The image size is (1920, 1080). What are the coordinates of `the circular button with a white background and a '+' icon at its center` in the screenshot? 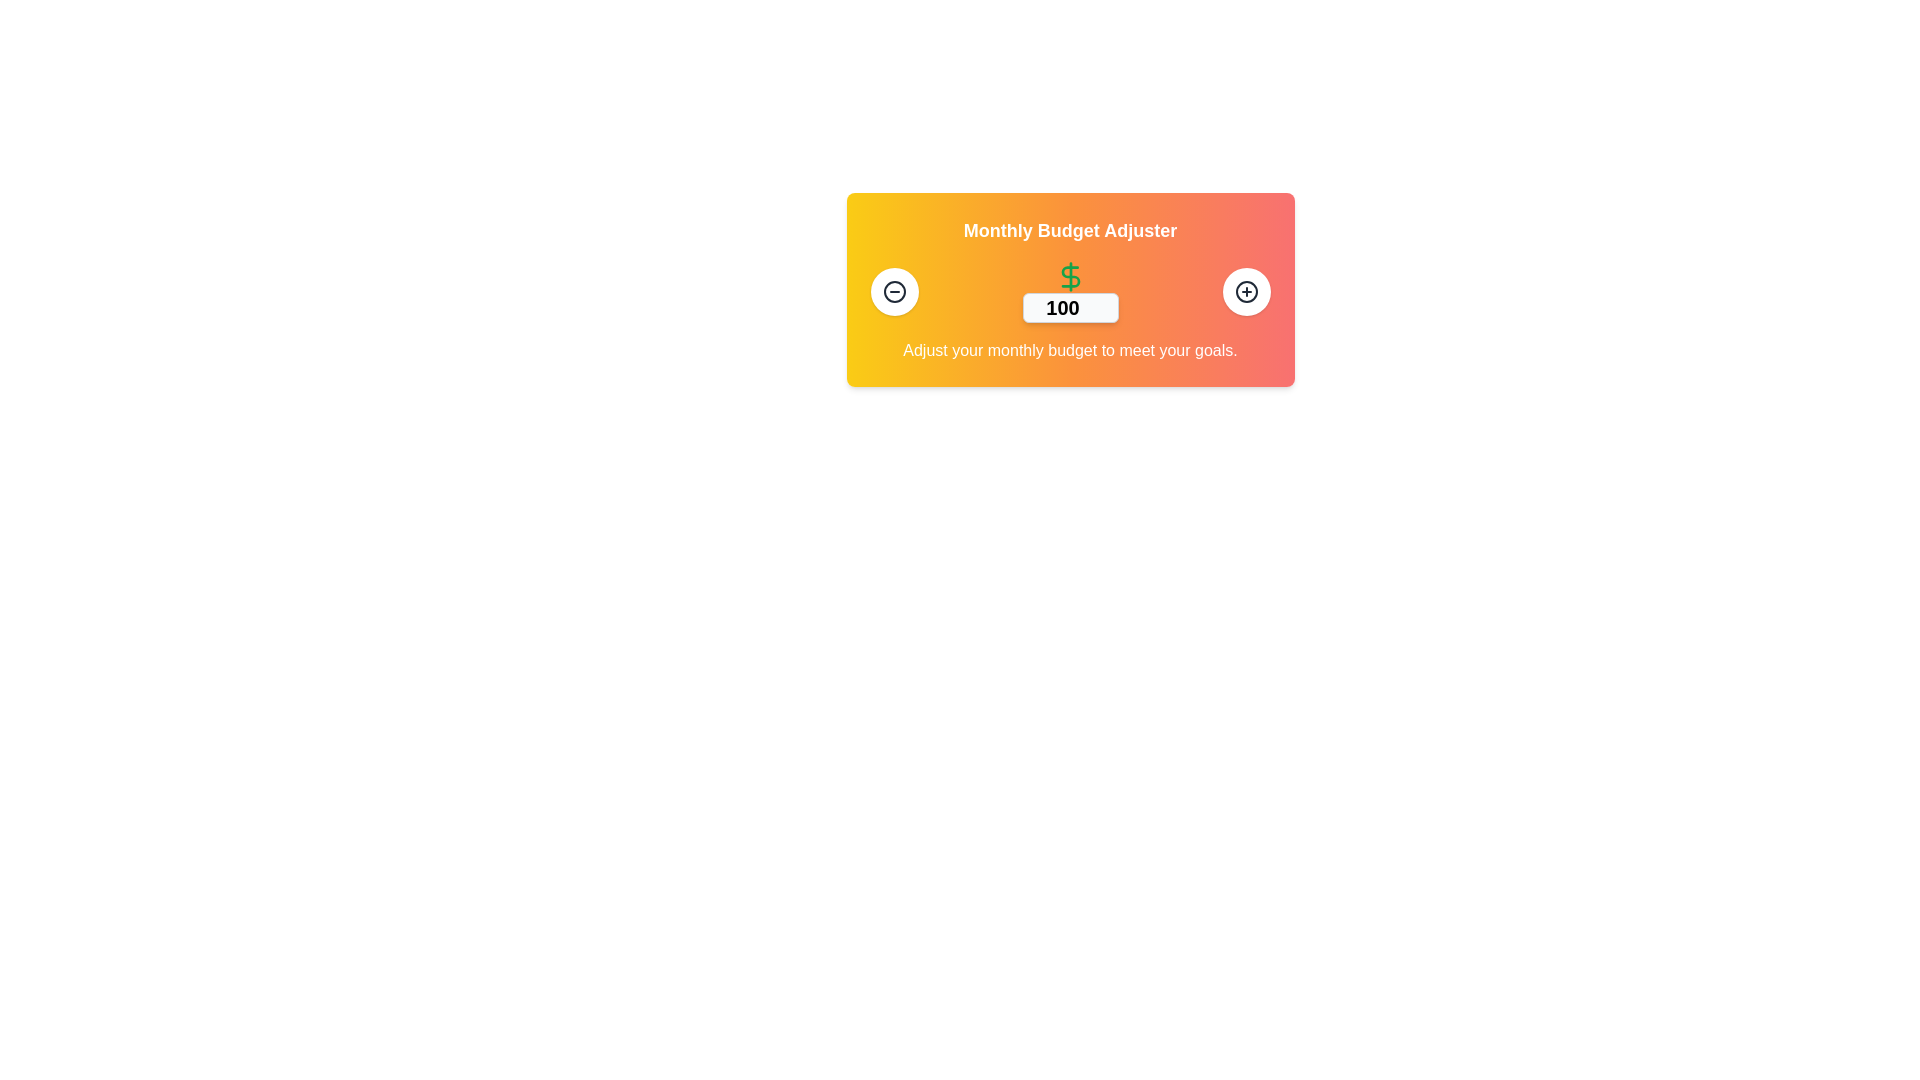 It's located at (1245, 292).